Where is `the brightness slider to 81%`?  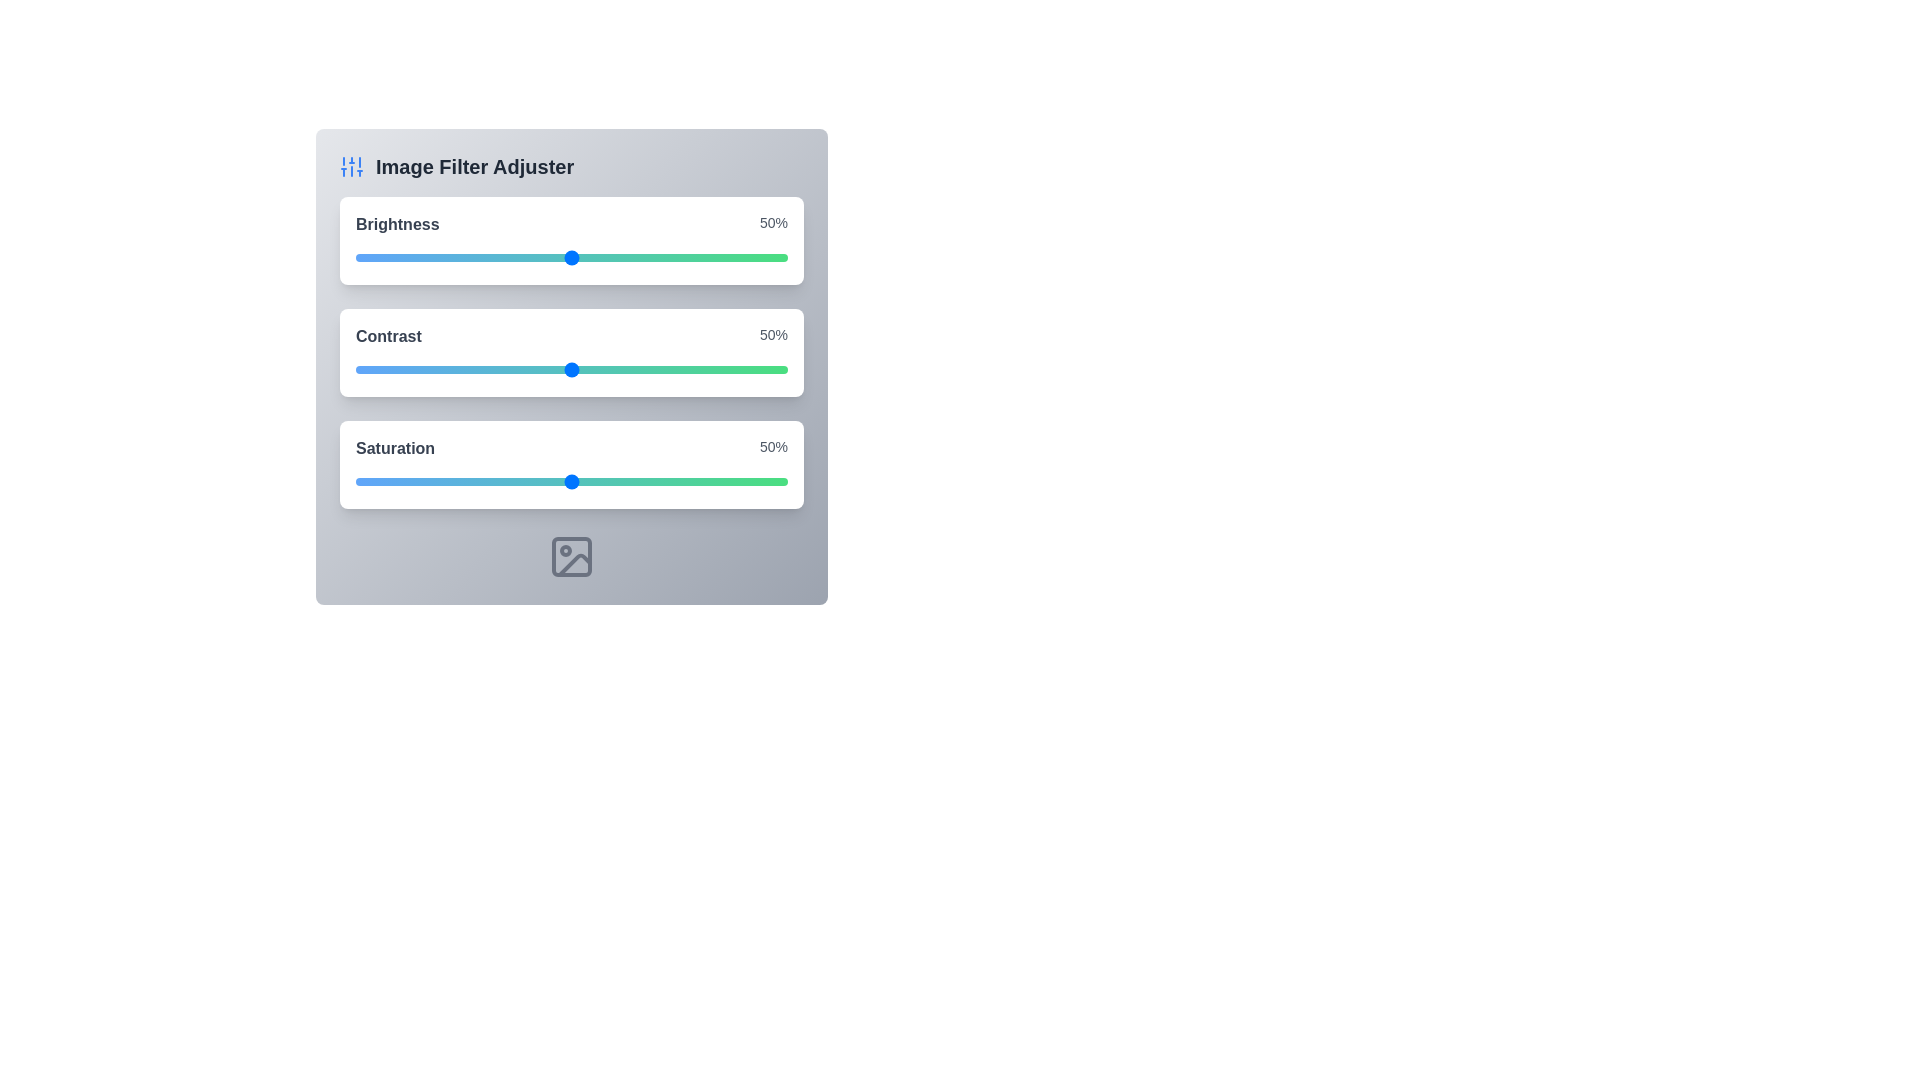
the brightness slider to 81% is located at coordinates (705, 257).